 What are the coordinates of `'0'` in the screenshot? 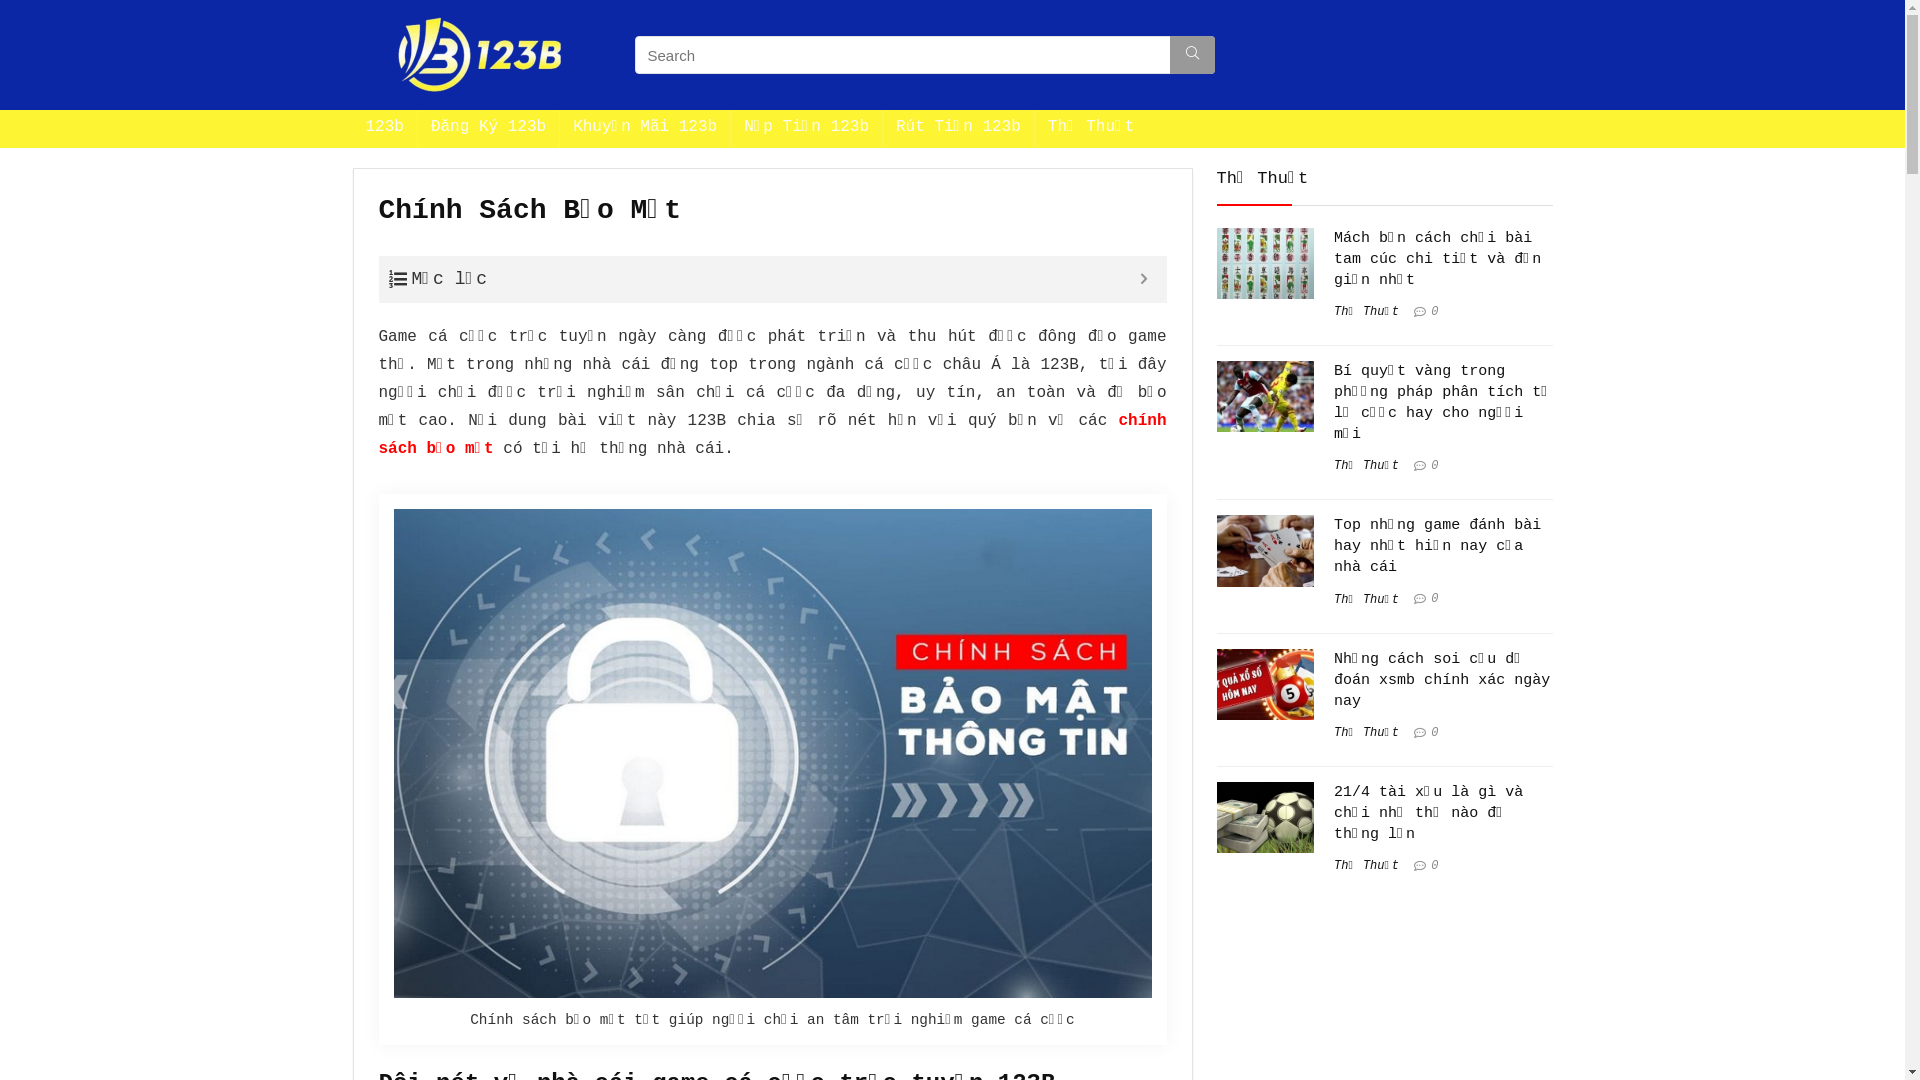 It's located at (1433, 312).